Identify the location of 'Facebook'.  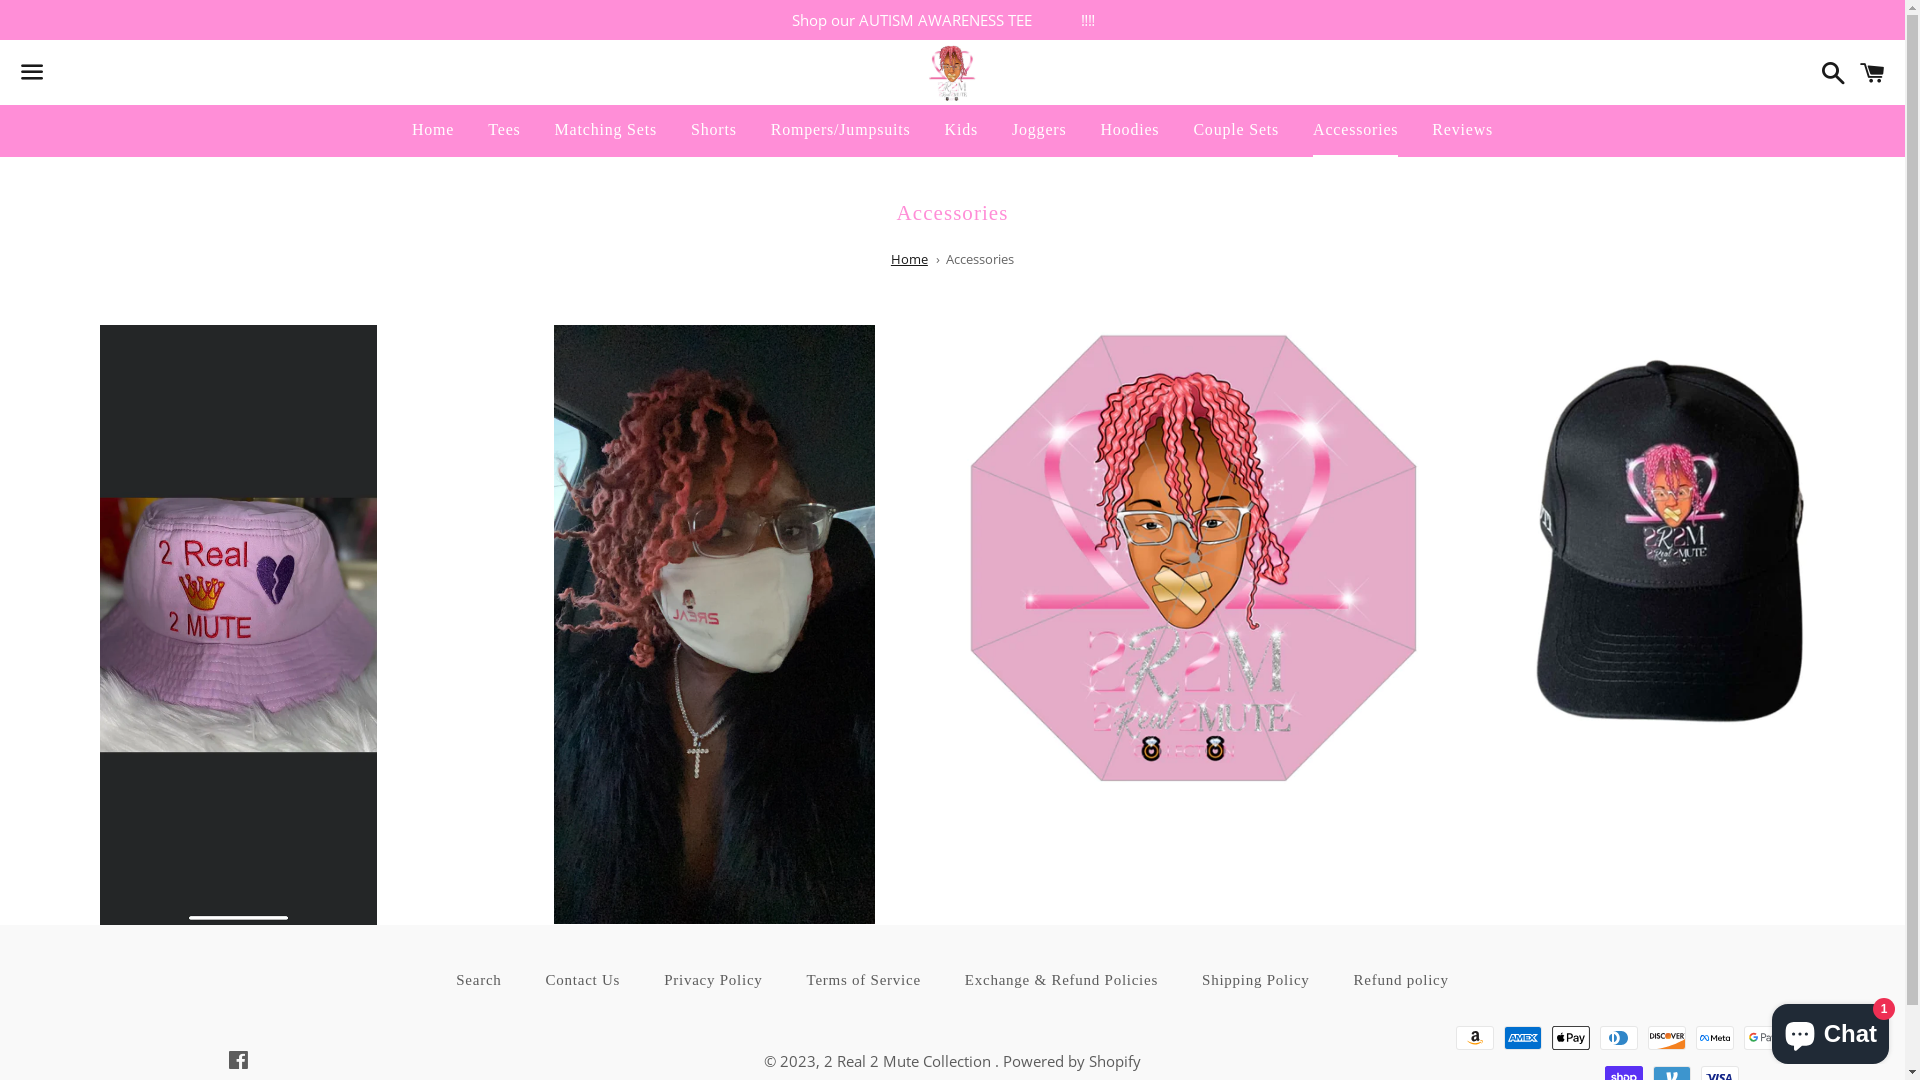
(238, 1060).